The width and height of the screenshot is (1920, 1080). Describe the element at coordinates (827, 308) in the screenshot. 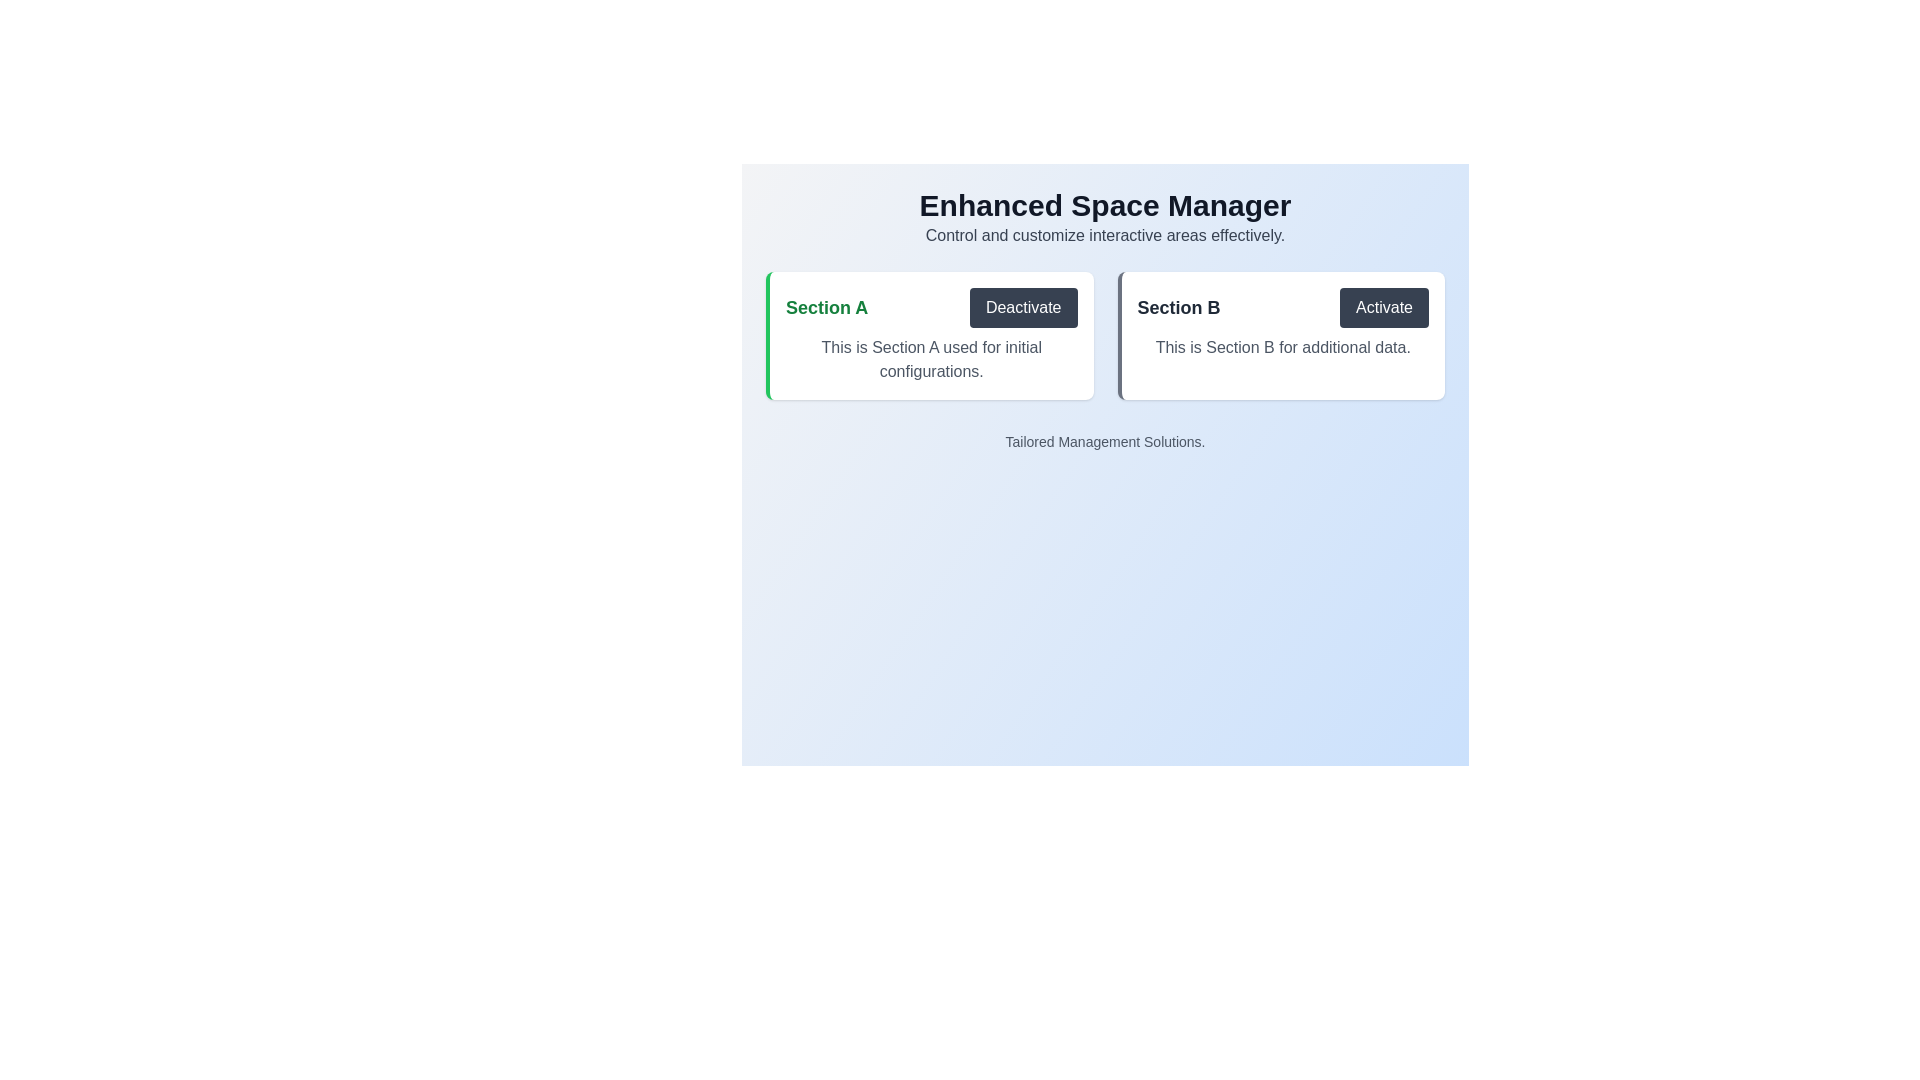

I see `the text label that reads 'Section A', which is styled with a large, bold, green font, located at the top-left corner of a card and to the left of a 'Deactivate' button` at that location.